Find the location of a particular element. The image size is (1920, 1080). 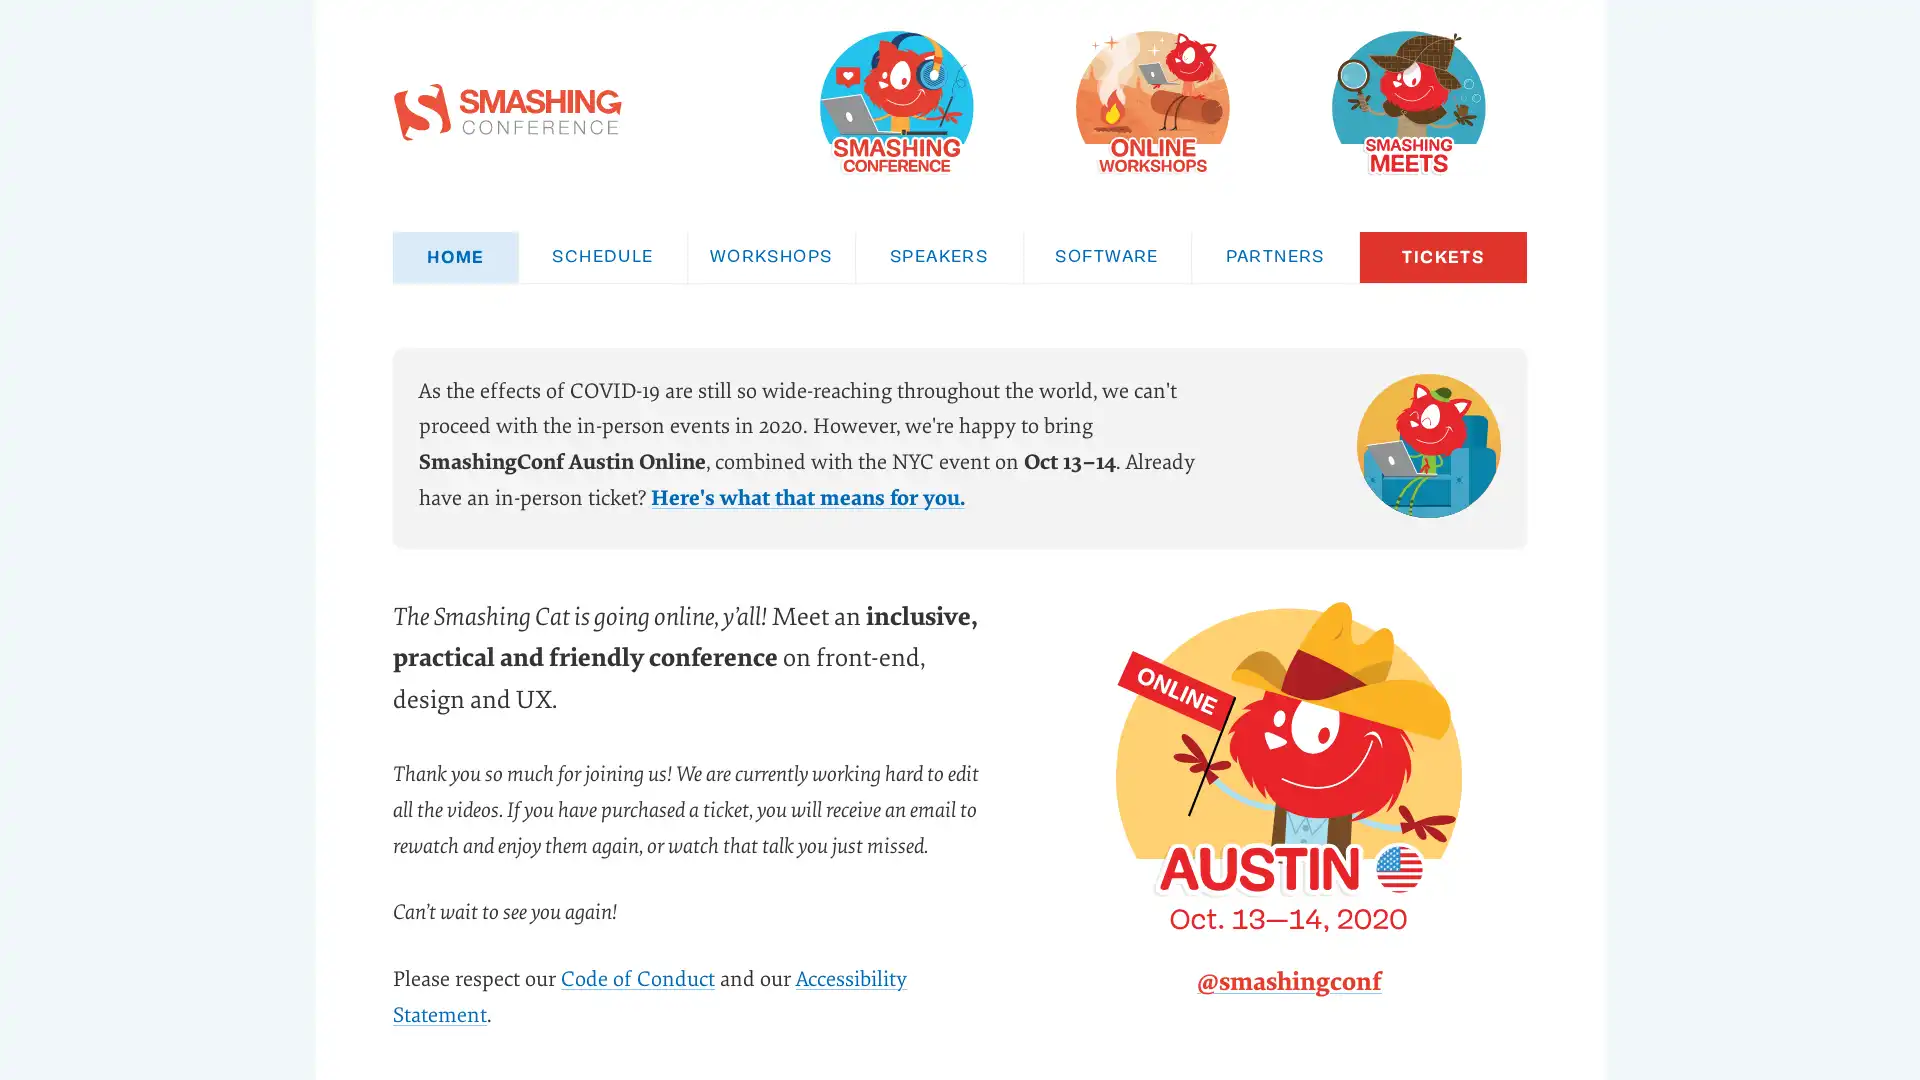

SmashingConf is located at coordinates (895, 101).